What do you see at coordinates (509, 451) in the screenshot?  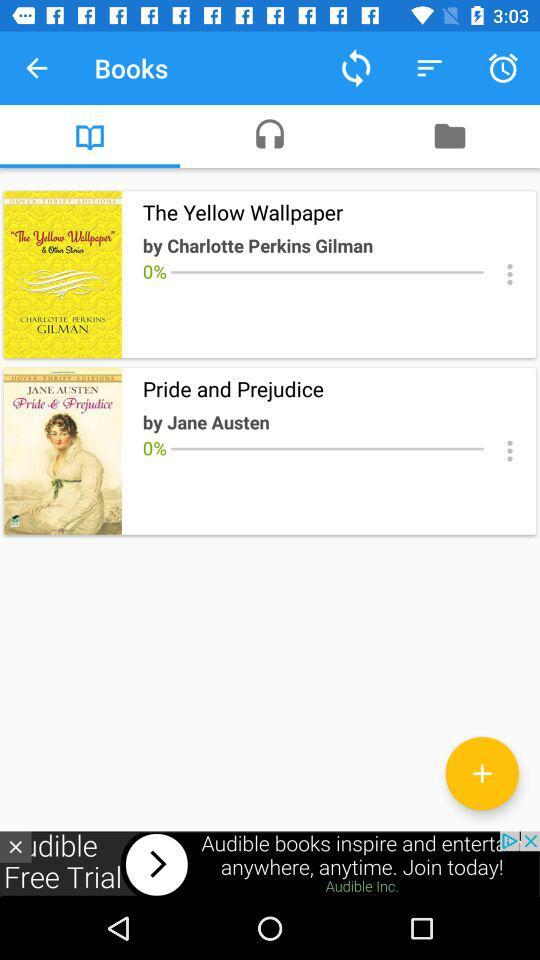 I see `open options` at bounding box center [509, 451].